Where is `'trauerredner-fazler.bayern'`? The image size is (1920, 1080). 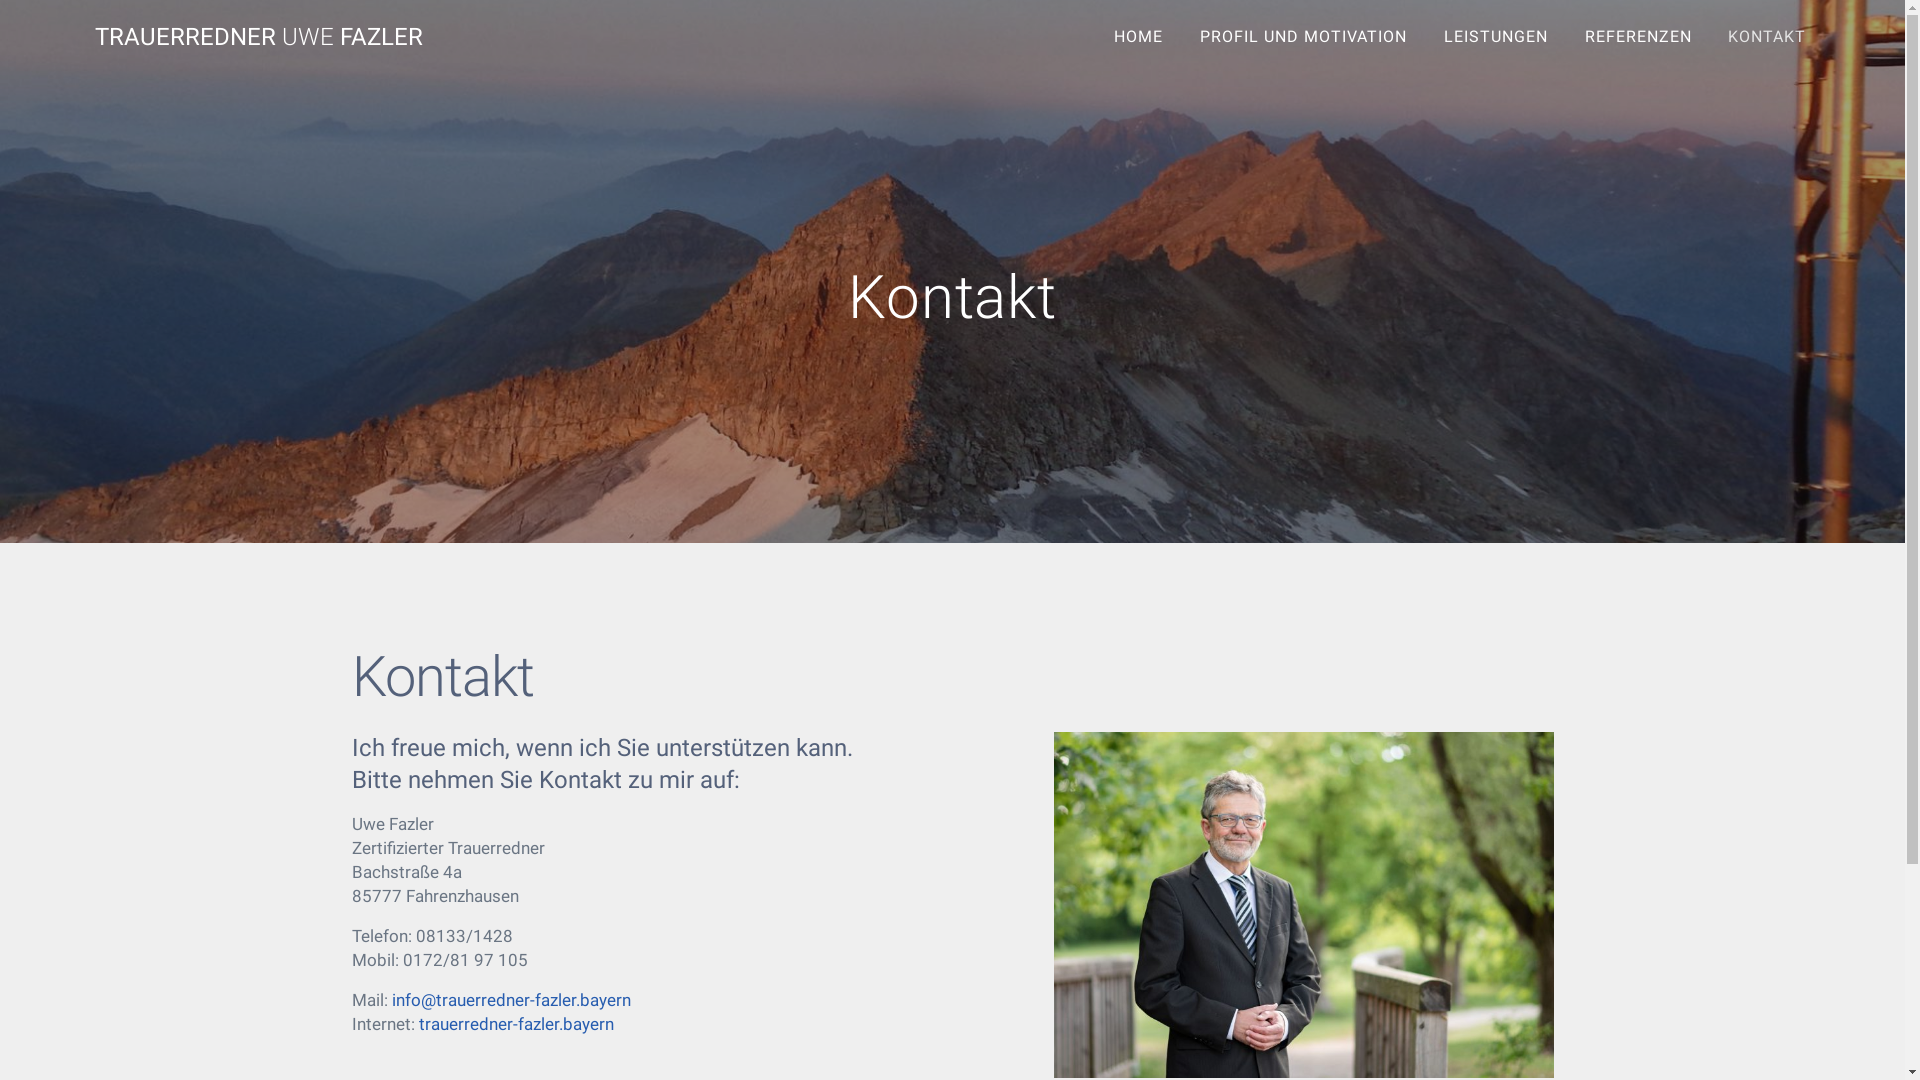
'trauerredner-fazler.bayern' is located at coordinates (515, 1023).